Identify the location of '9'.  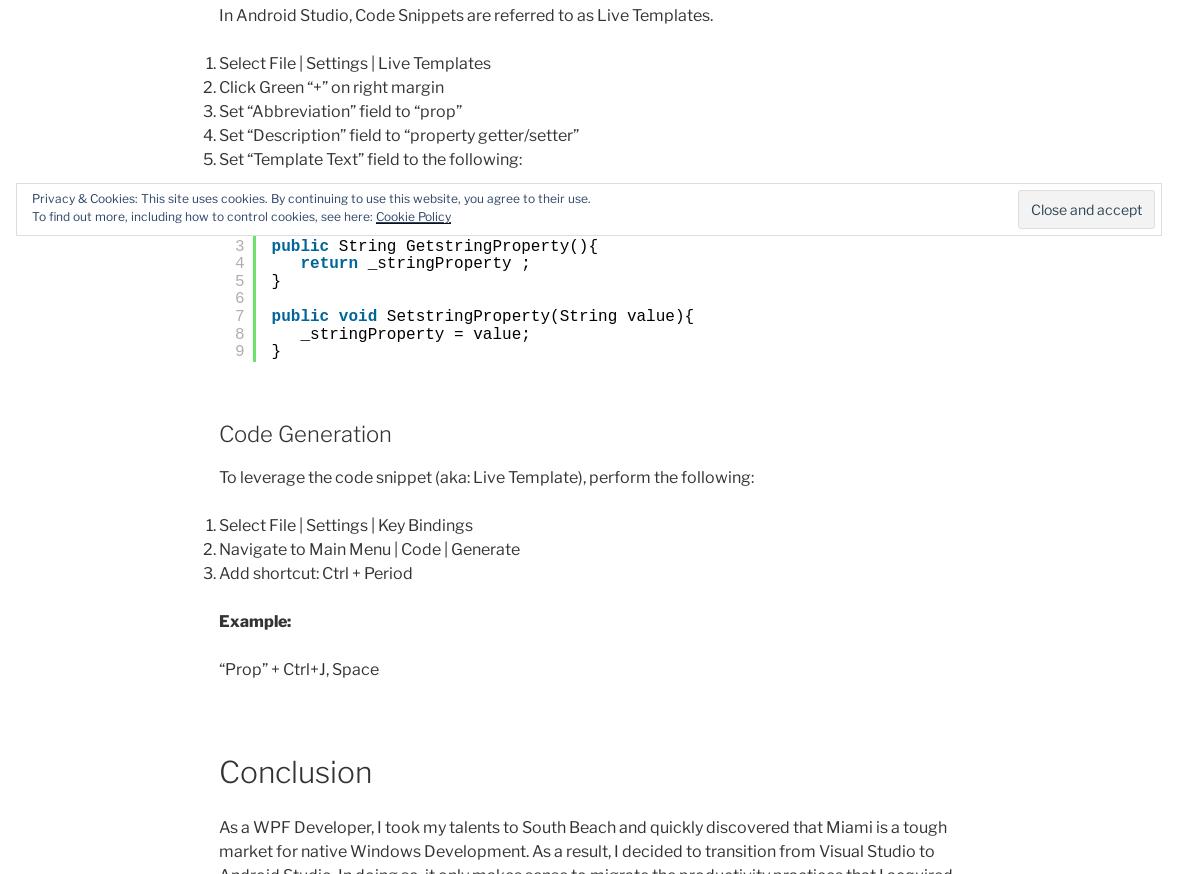
(238, 350).